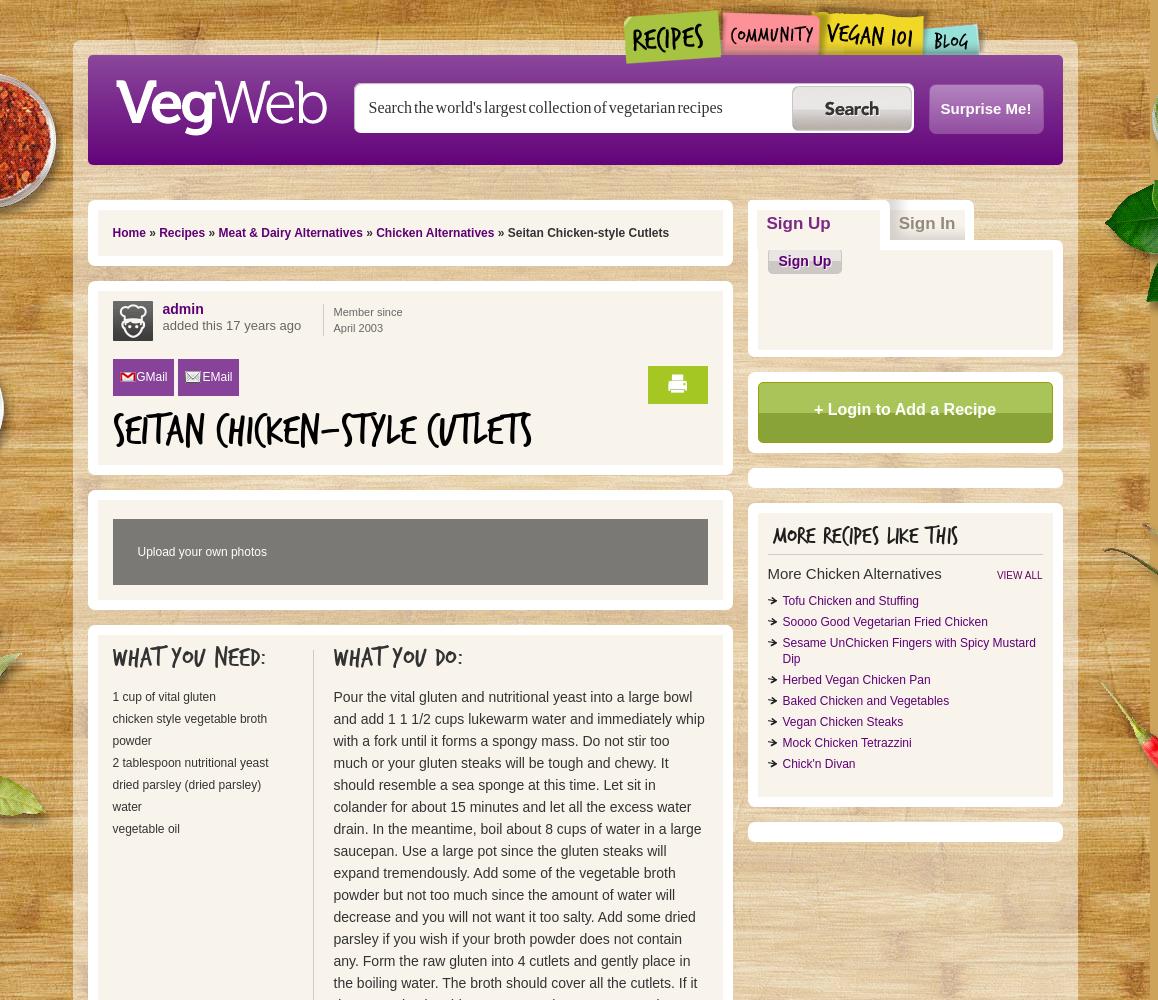 Image resolution: width=1158 pixels, height=1000 pixels. Describe the element at coordinates (182, 309) in the screenshot. I see `'admin'` at that location.